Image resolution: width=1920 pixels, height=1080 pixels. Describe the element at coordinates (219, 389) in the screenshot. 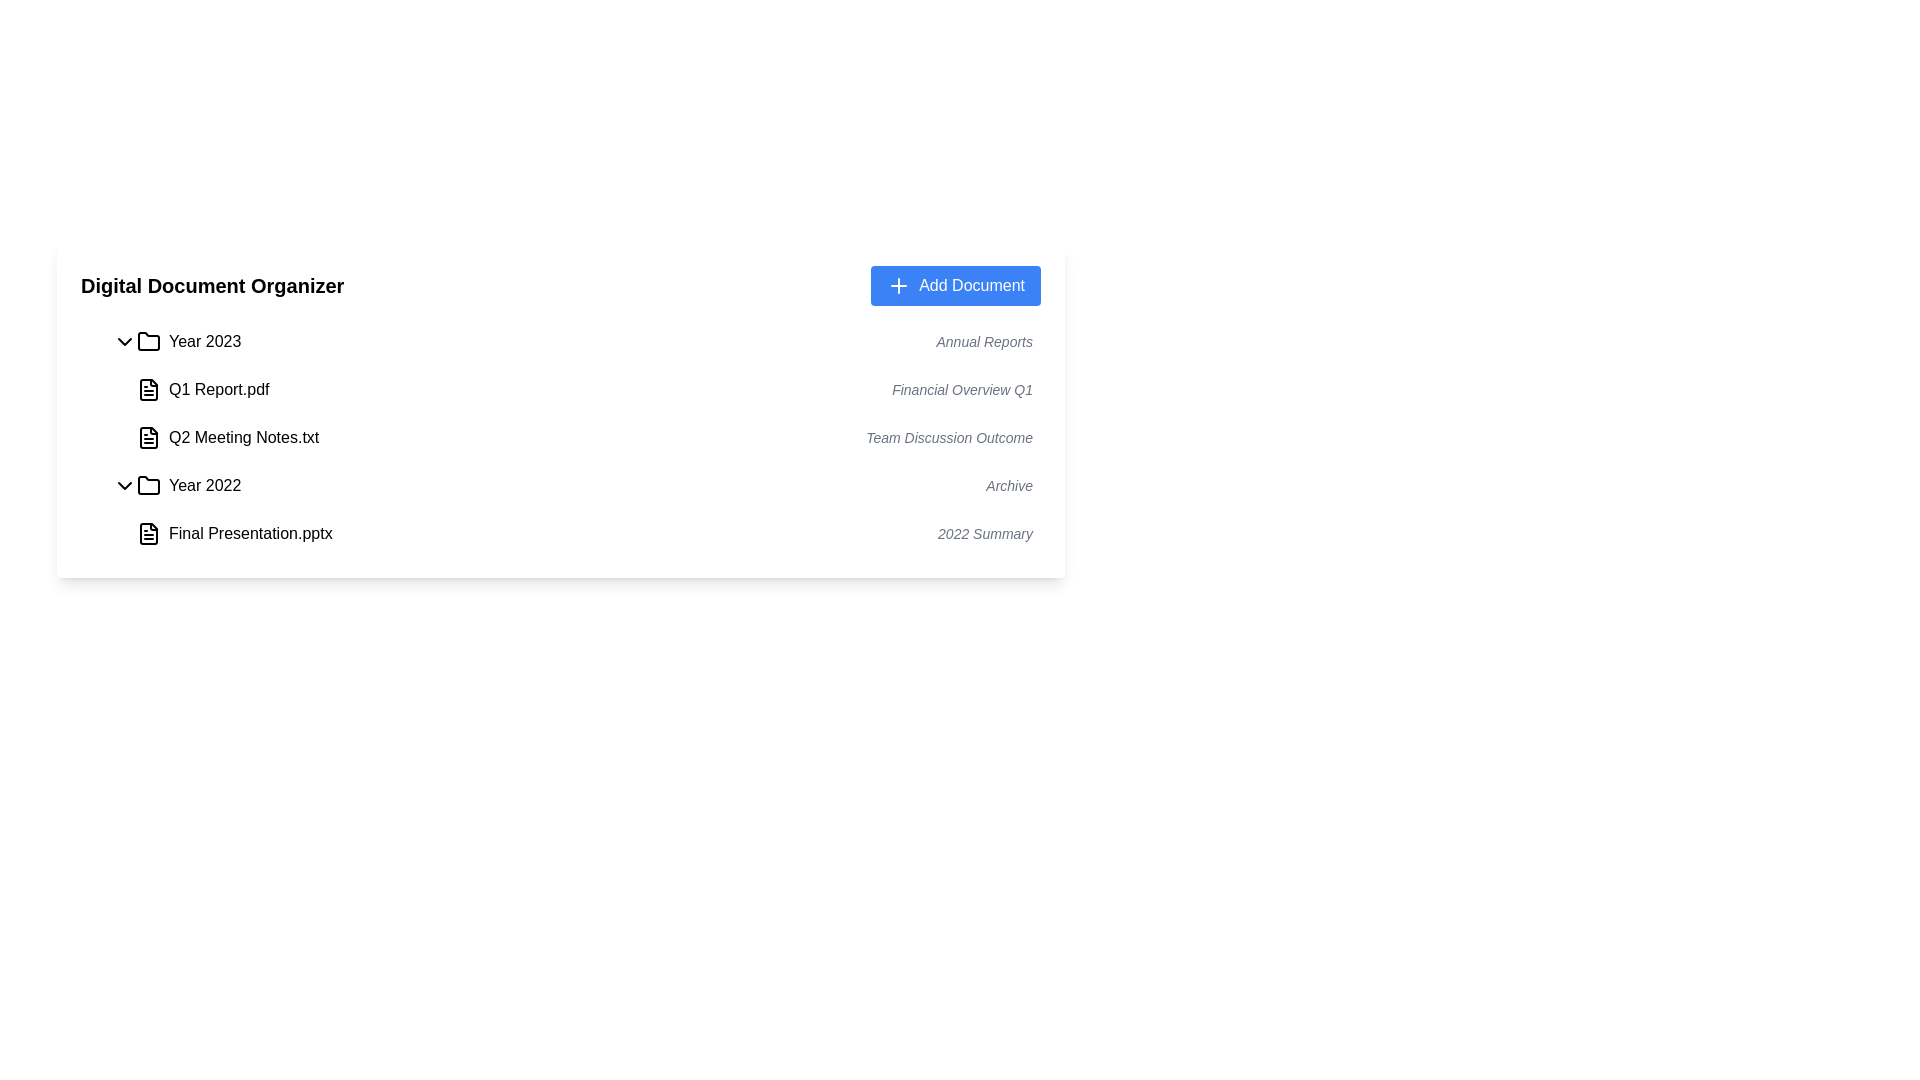

I see `the text label 'Q1 Report.pdf' which identifies the linked document, positioned beneath the 'Year 2023' folder` at that location.